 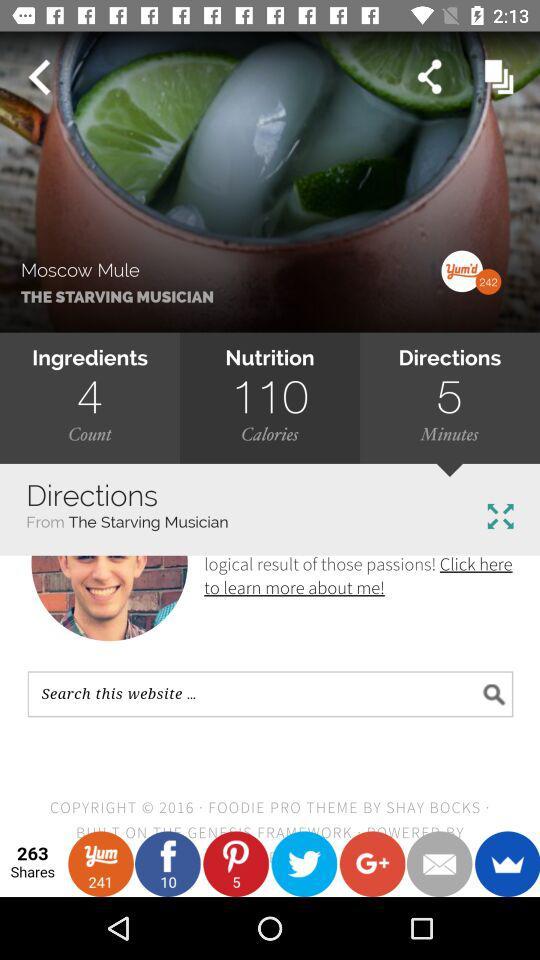 What do you see at coordinates (498, 77) in the screenshot?
I see `the layers icon` at bounding box center [498, 77].